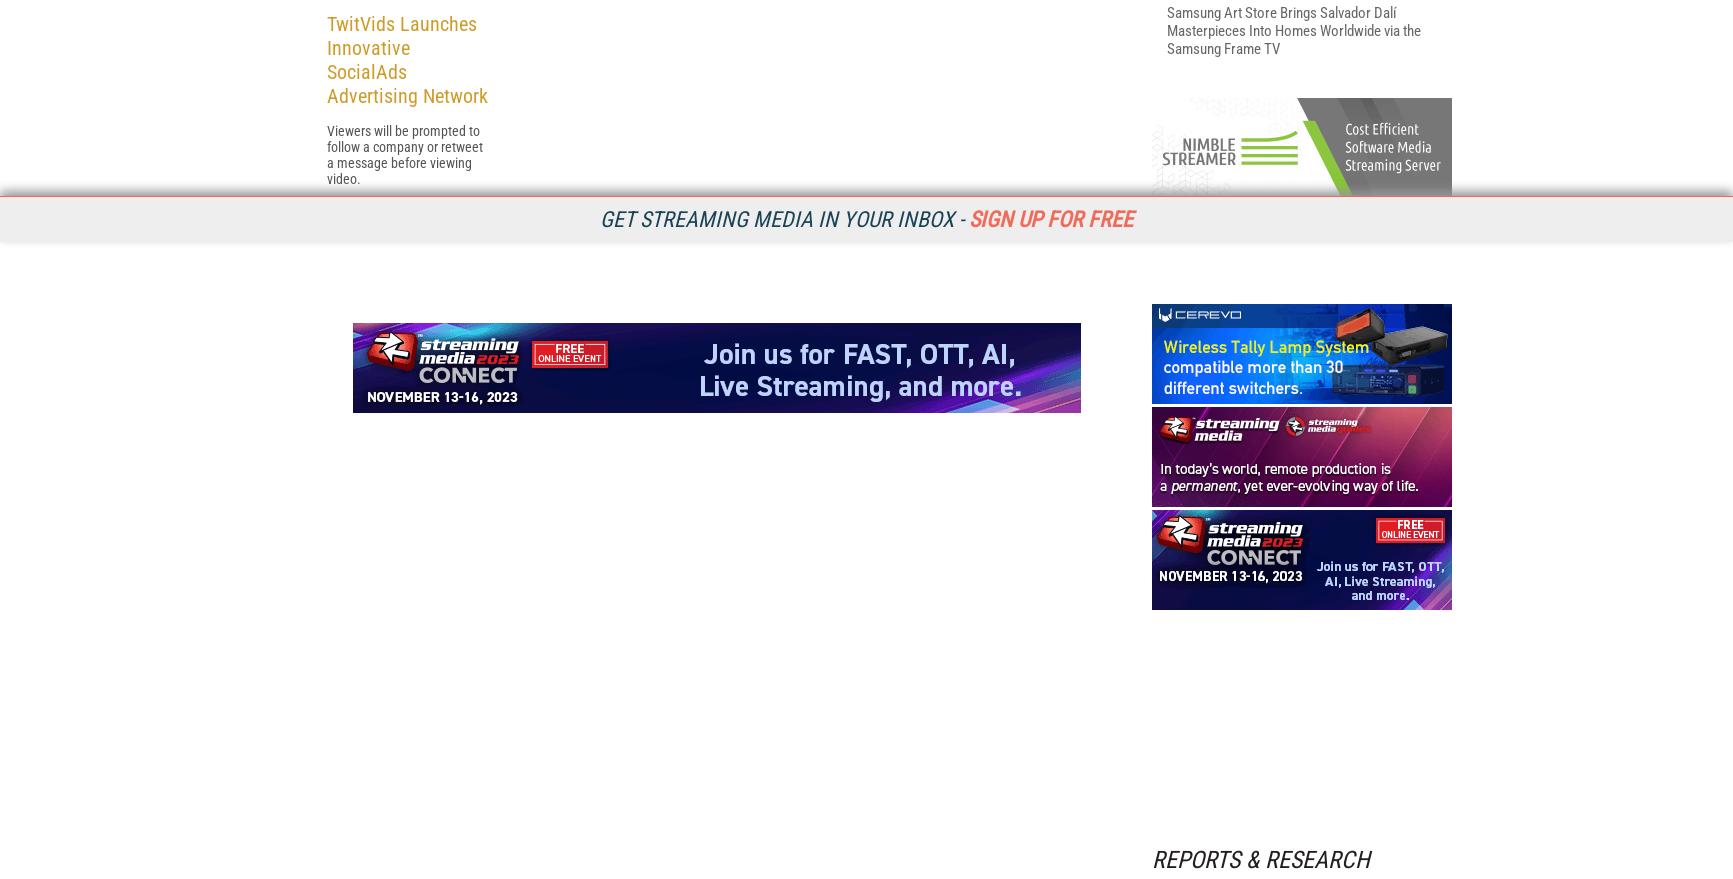 The height and width of the screenshot is (879, 1733). I want to click on '13 Jul 2010', so click(355, 470).